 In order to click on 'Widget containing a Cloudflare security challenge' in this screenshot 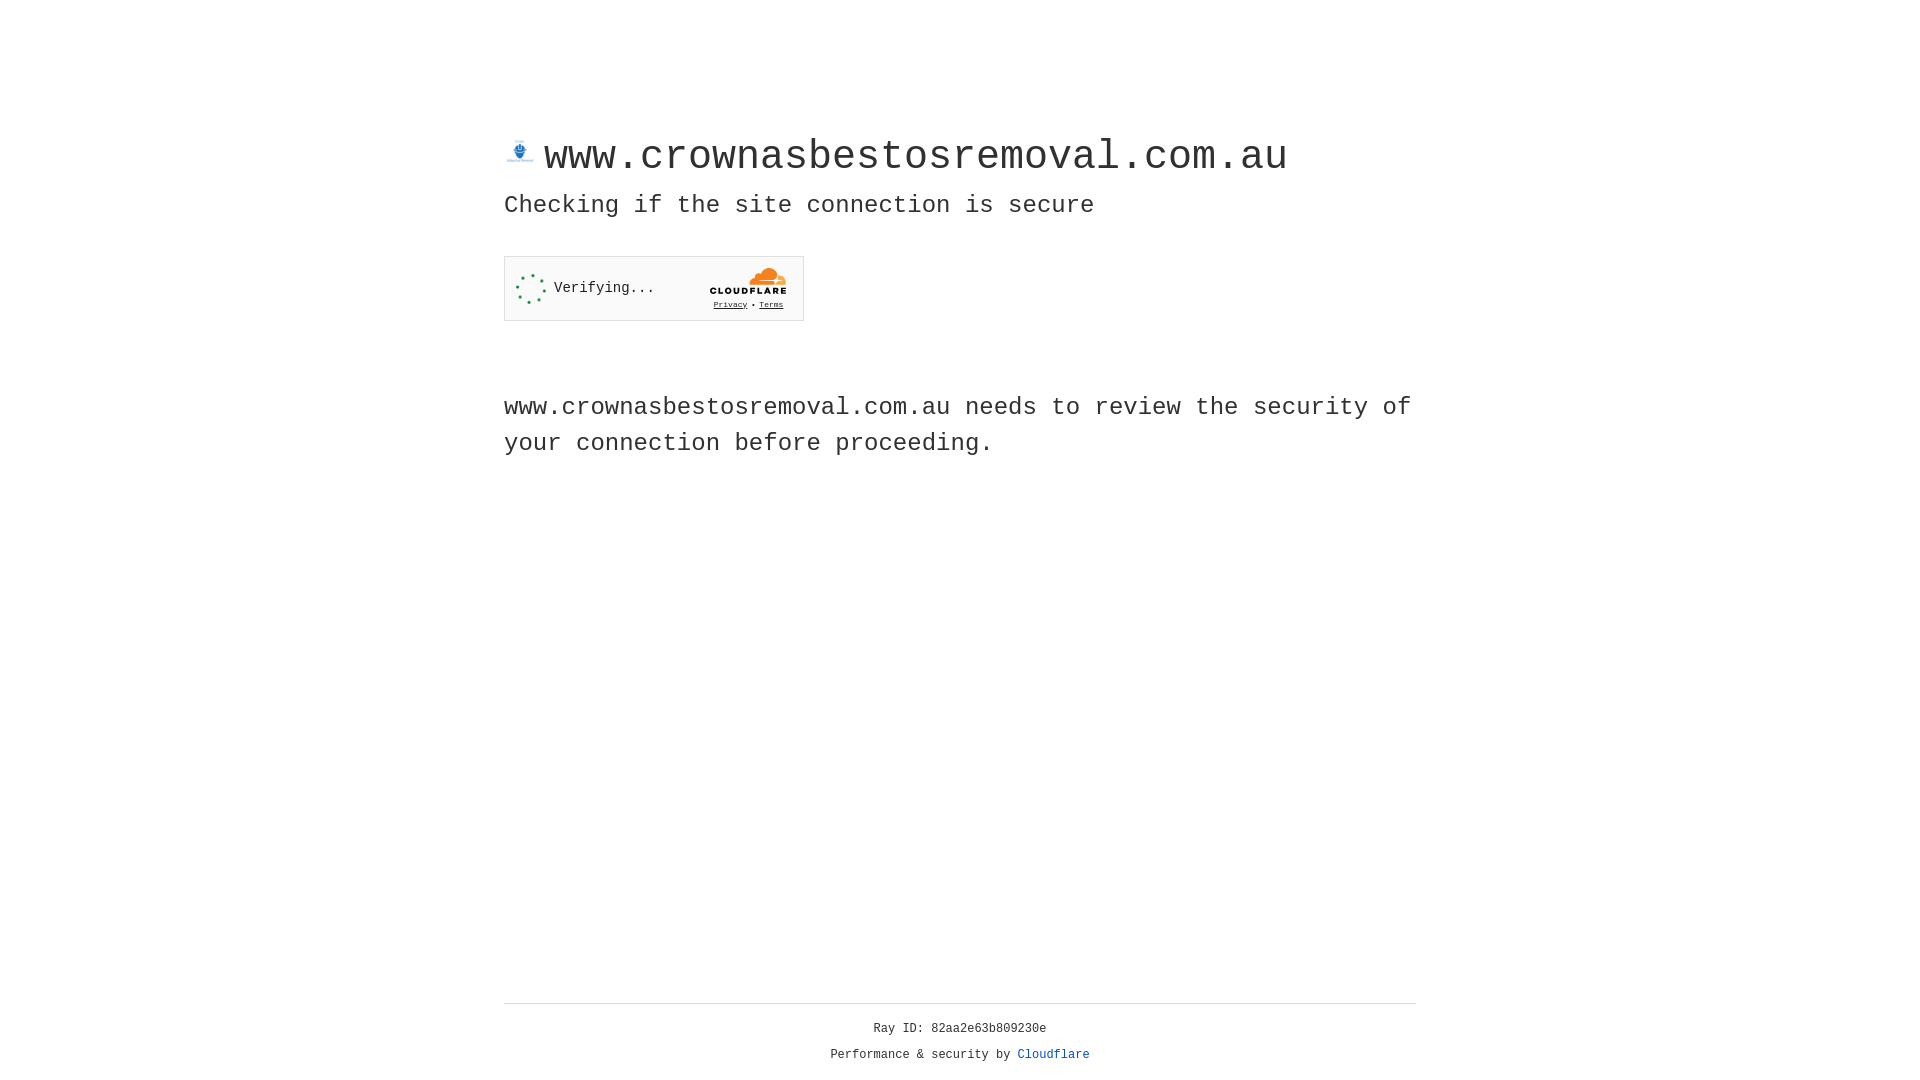, I will do `click(653, 288)`.